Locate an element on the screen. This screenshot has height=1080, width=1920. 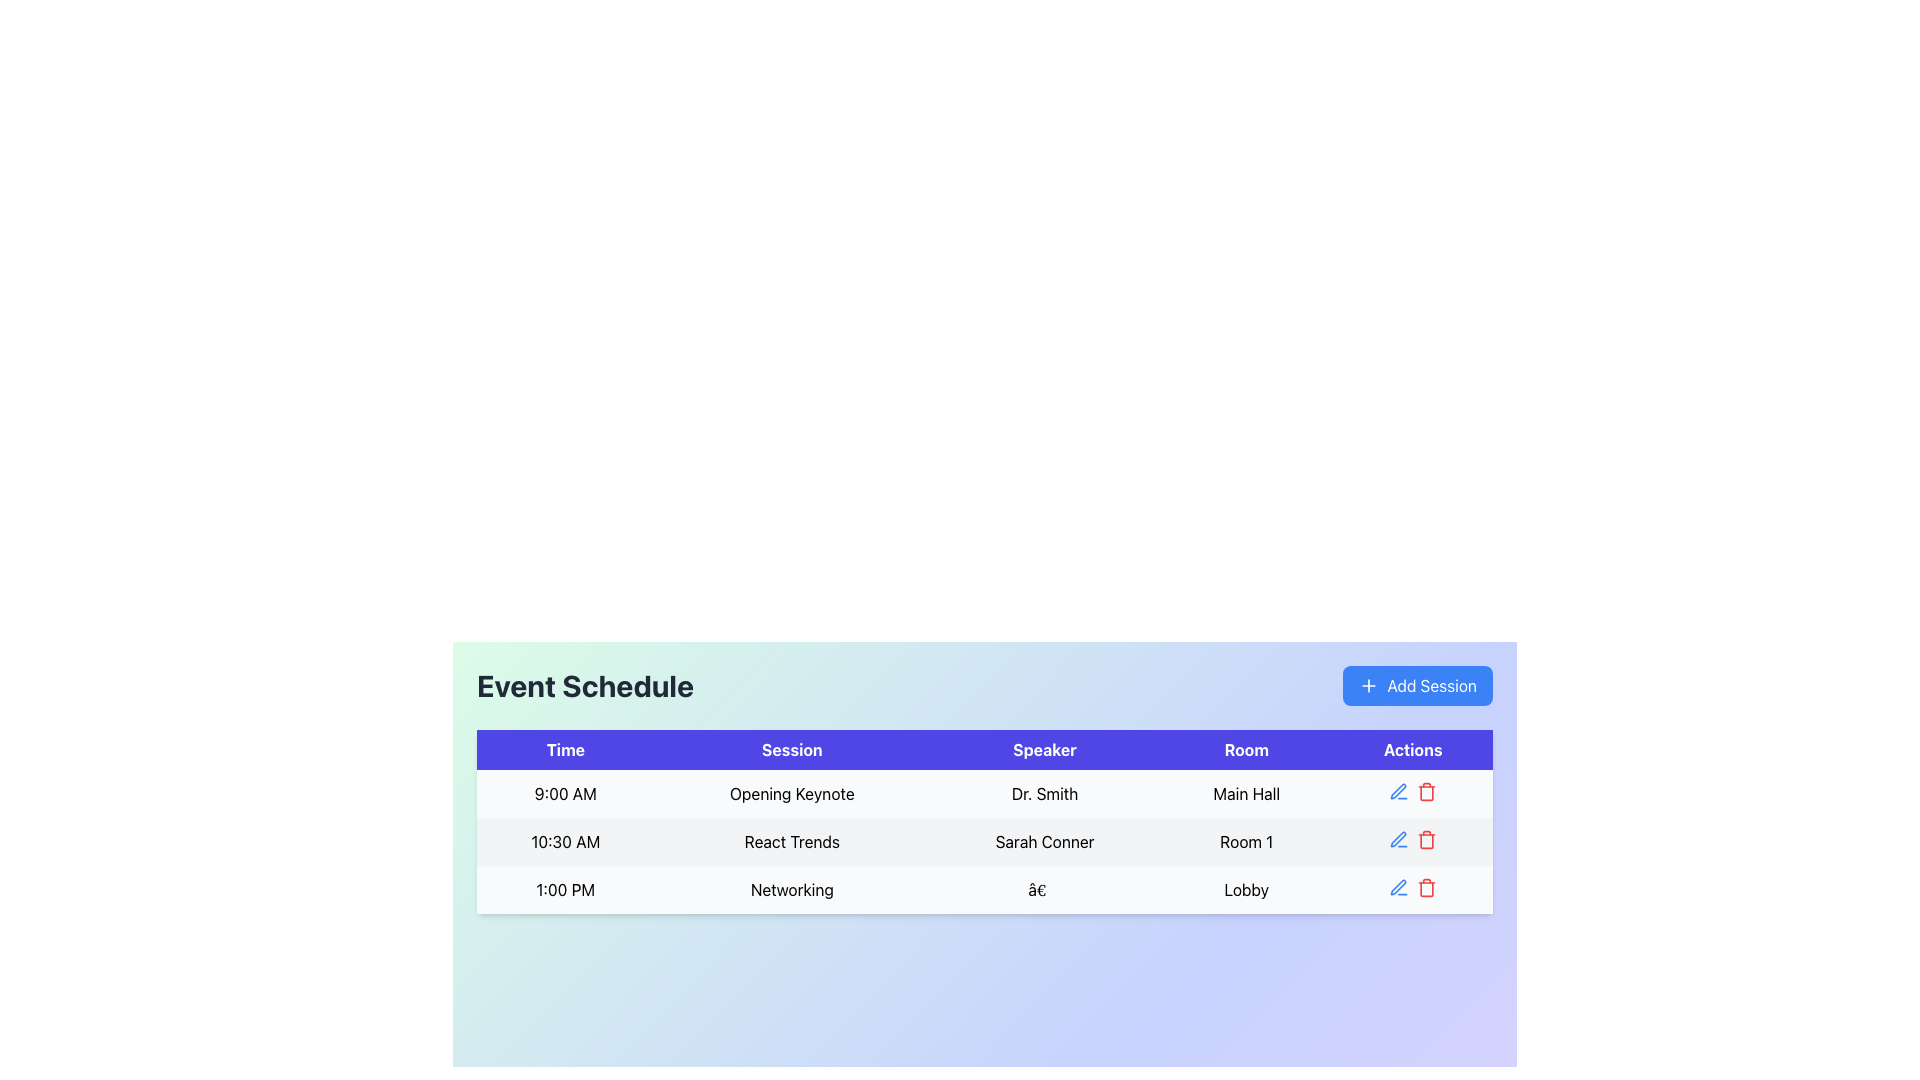
the blue pen icon button located under the 'Actions' column on the second row is located at coordinates (1398, 840).